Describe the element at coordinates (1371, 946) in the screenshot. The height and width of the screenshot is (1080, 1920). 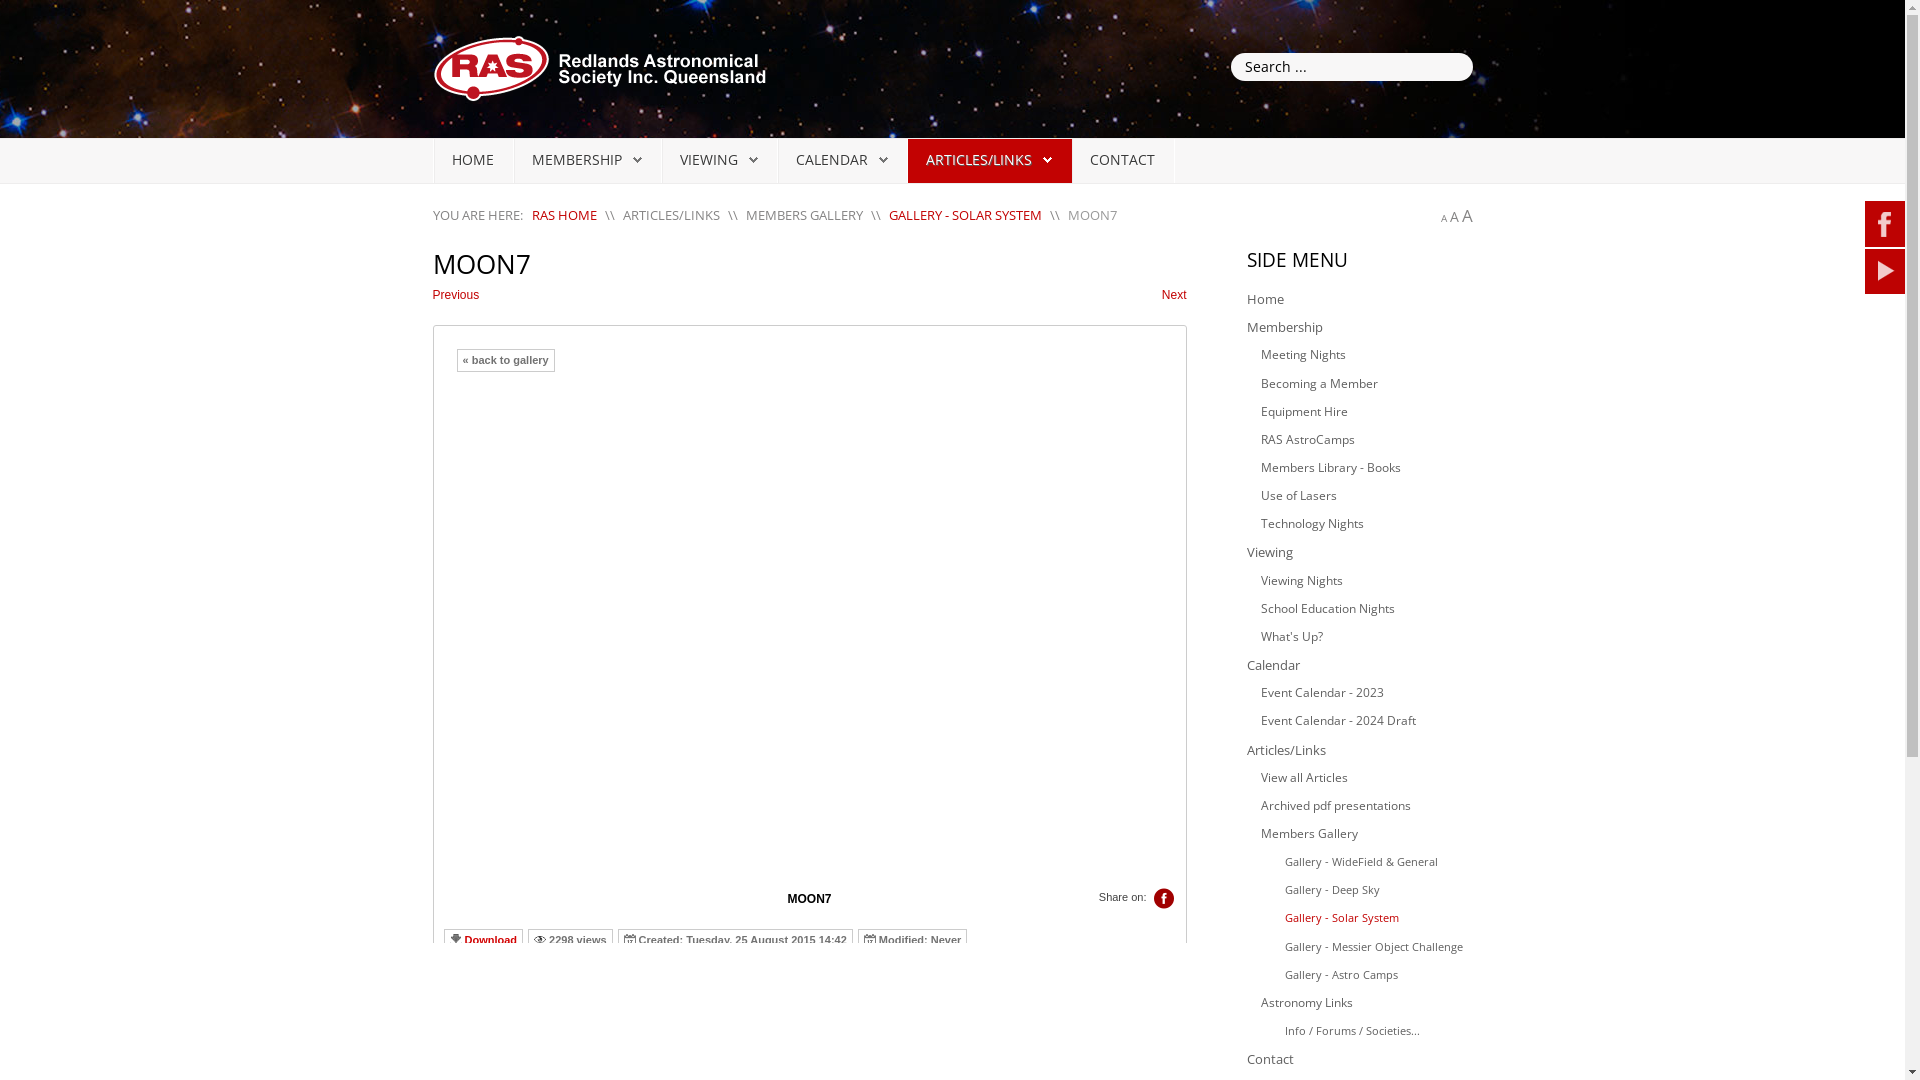
I see `'Gallery - Messier Object Challenge'` at that location.